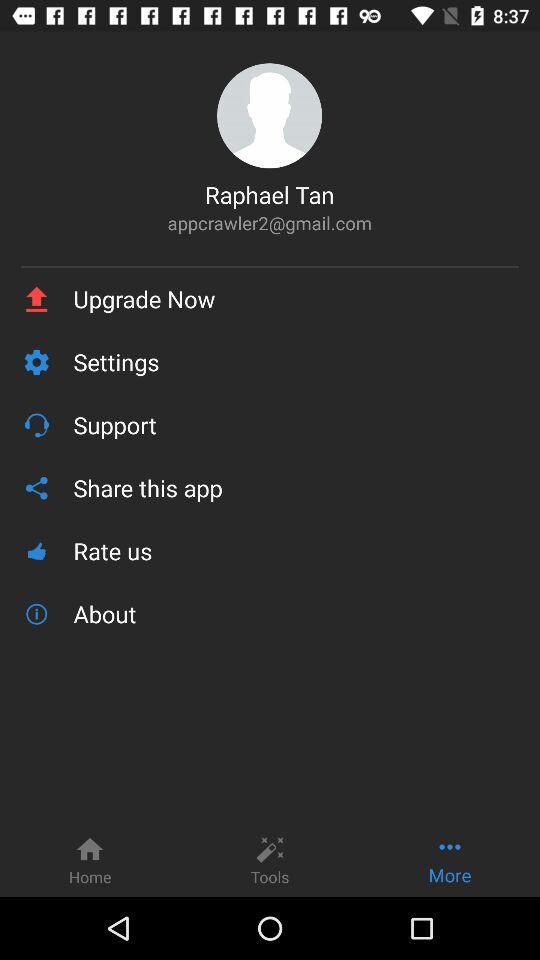  I want to click on the about, so click(295, 613).